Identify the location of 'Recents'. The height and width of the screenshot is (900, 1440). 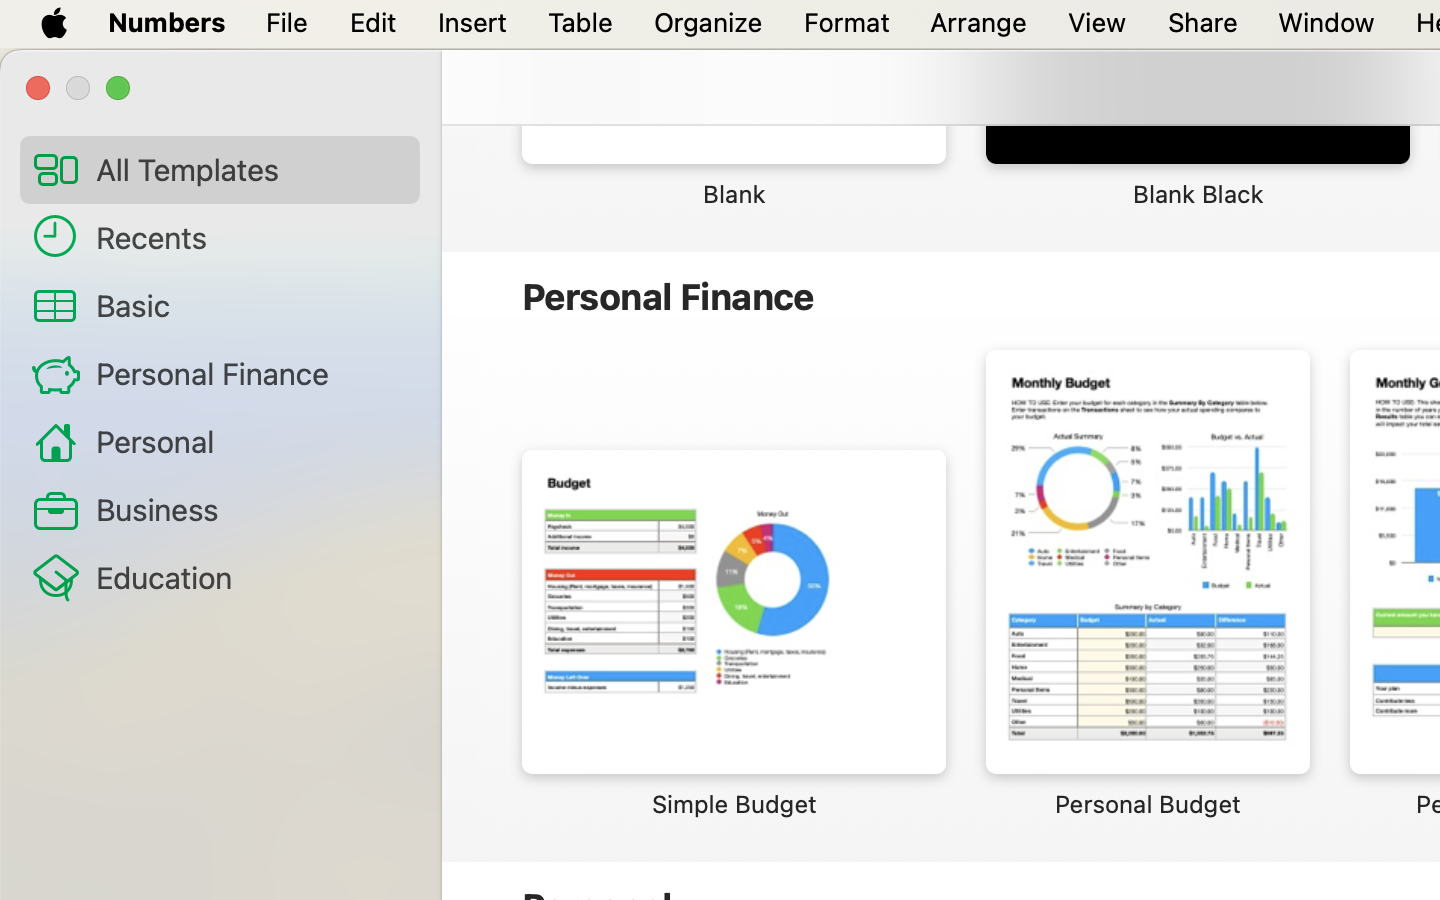
(248, 235).